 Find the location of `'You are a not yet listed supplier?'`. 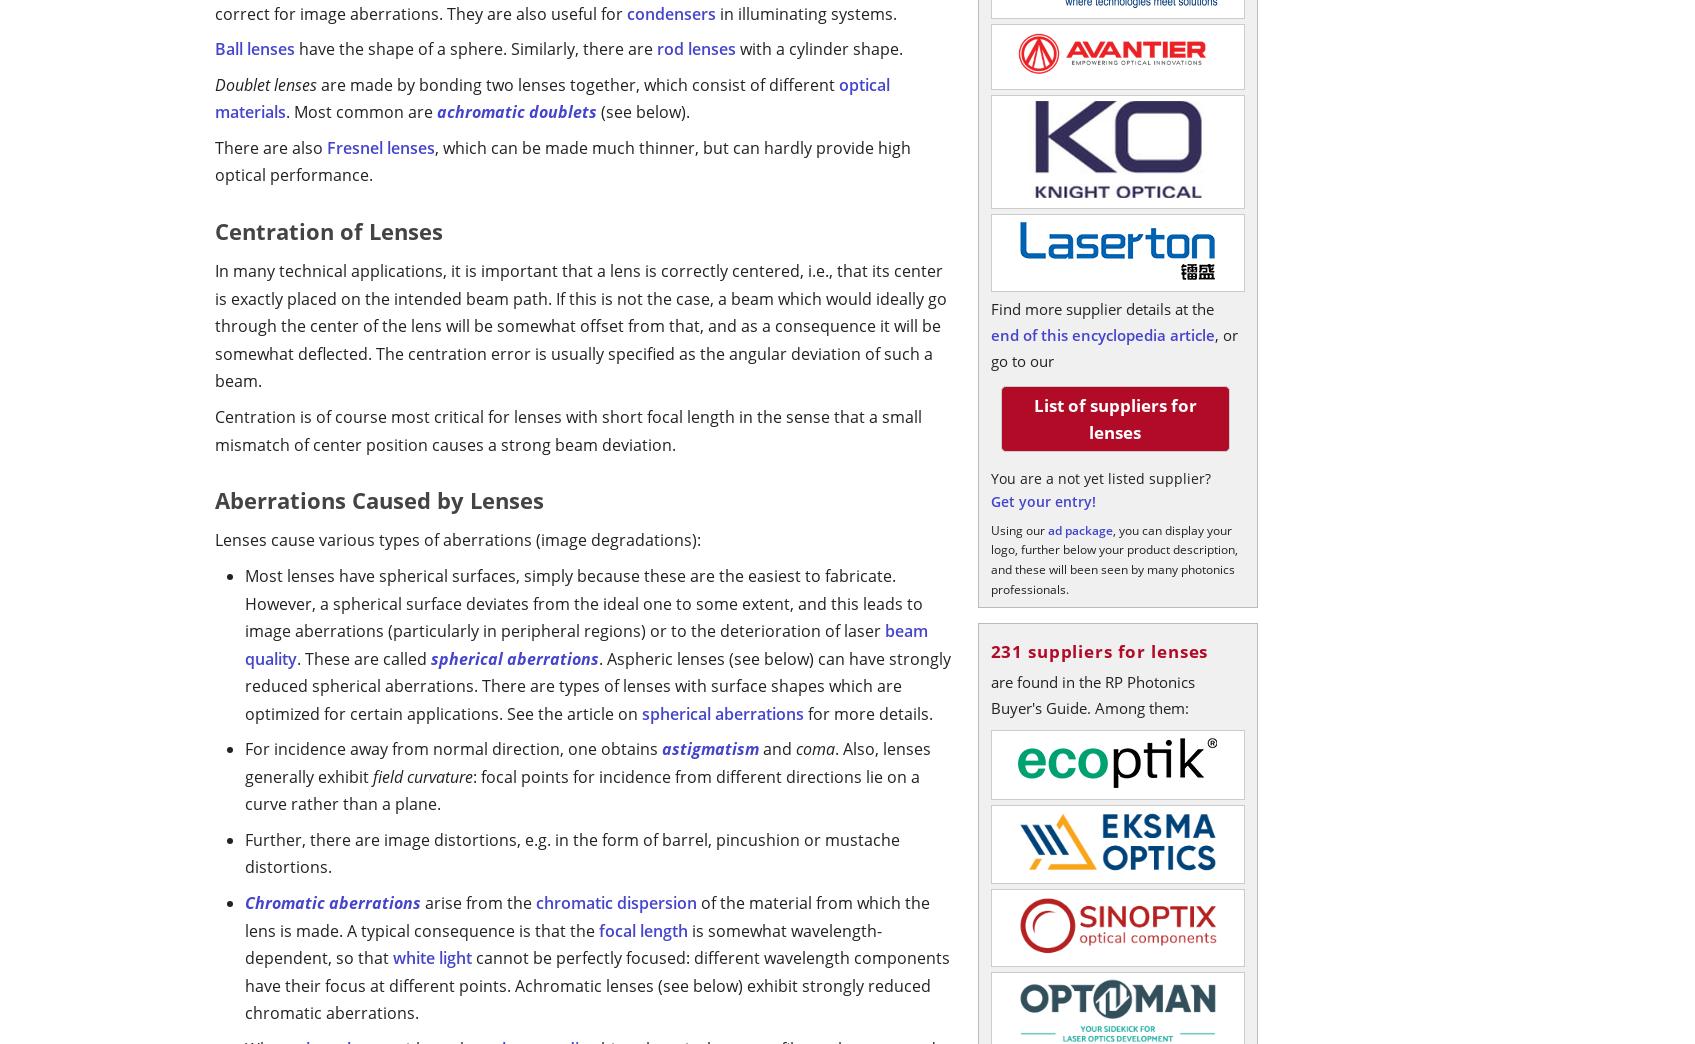

'You are a not yet listed supplier?' is located at coordinates (1100, 477).